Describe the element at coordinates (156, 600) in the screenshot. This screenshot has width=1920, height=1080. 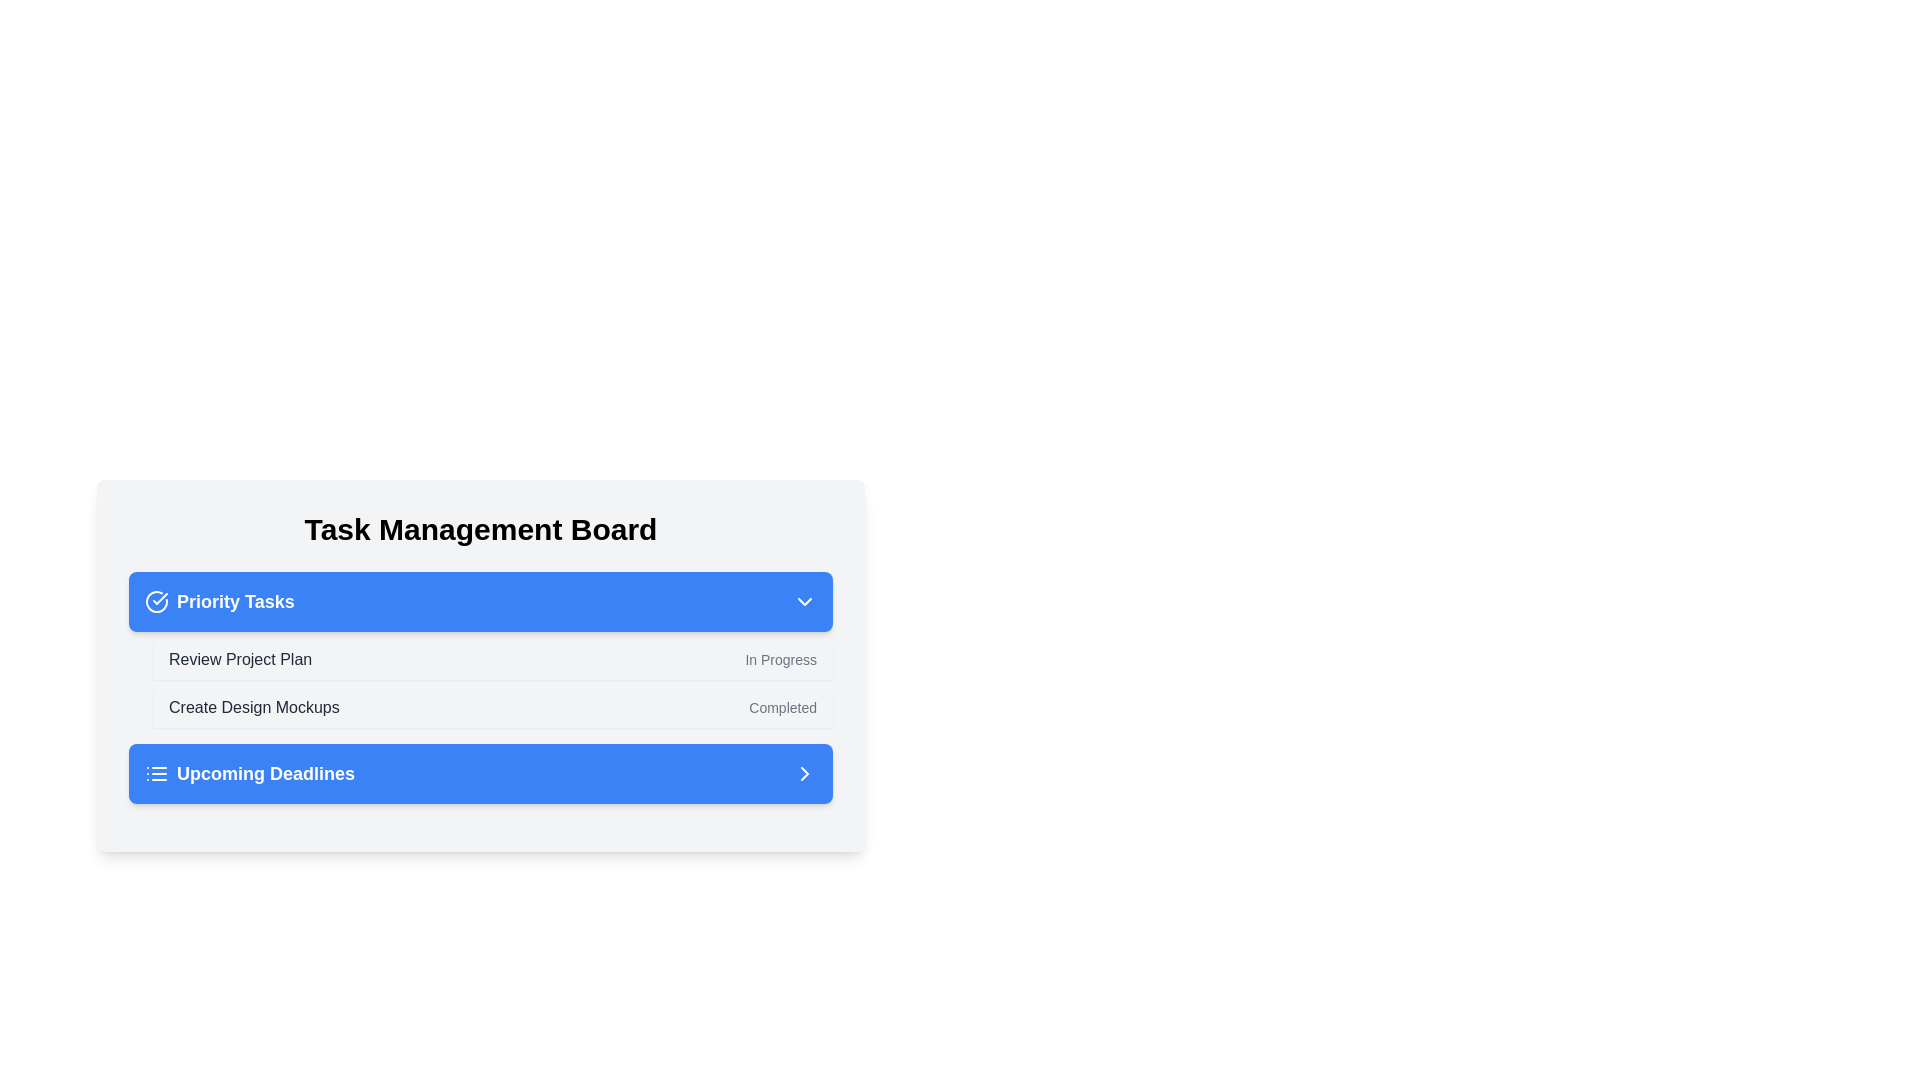
I see `the check mark icon located` at that location.